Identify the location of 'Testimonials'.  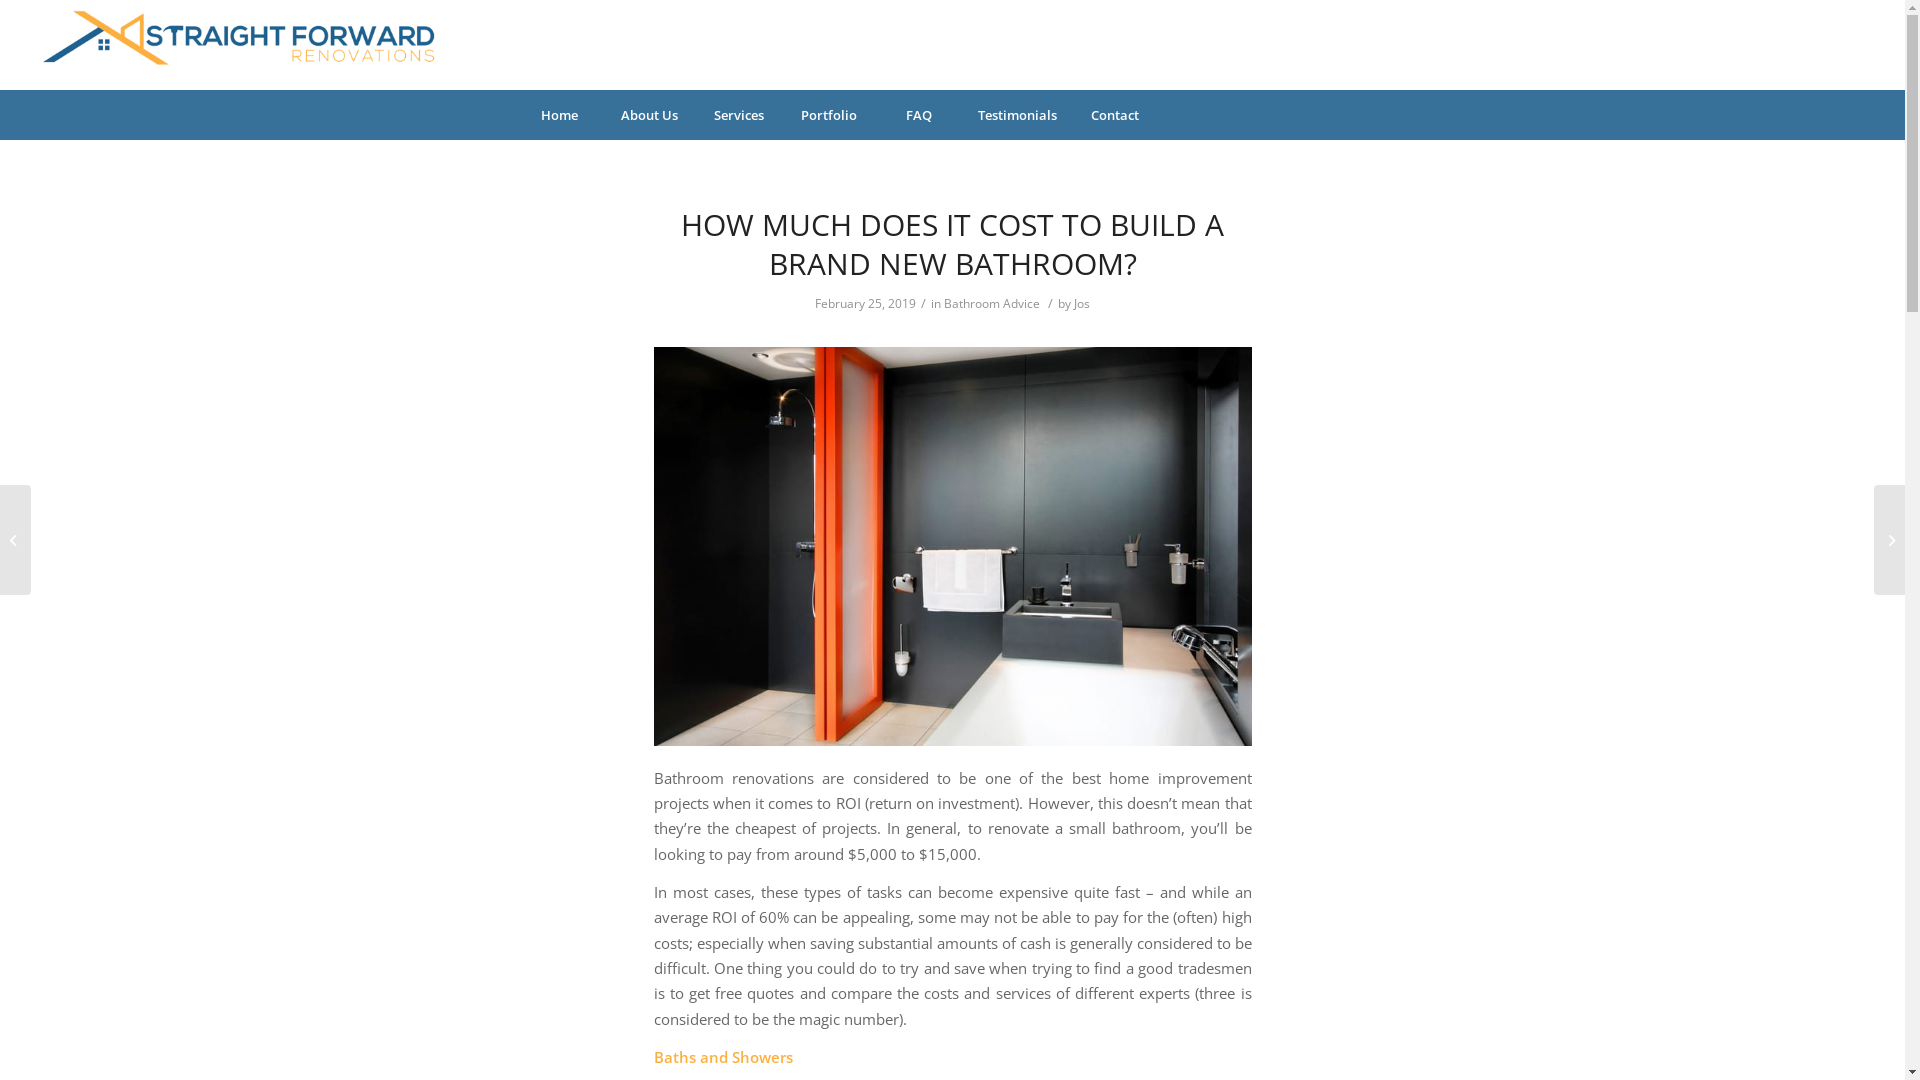
(1017, 115).